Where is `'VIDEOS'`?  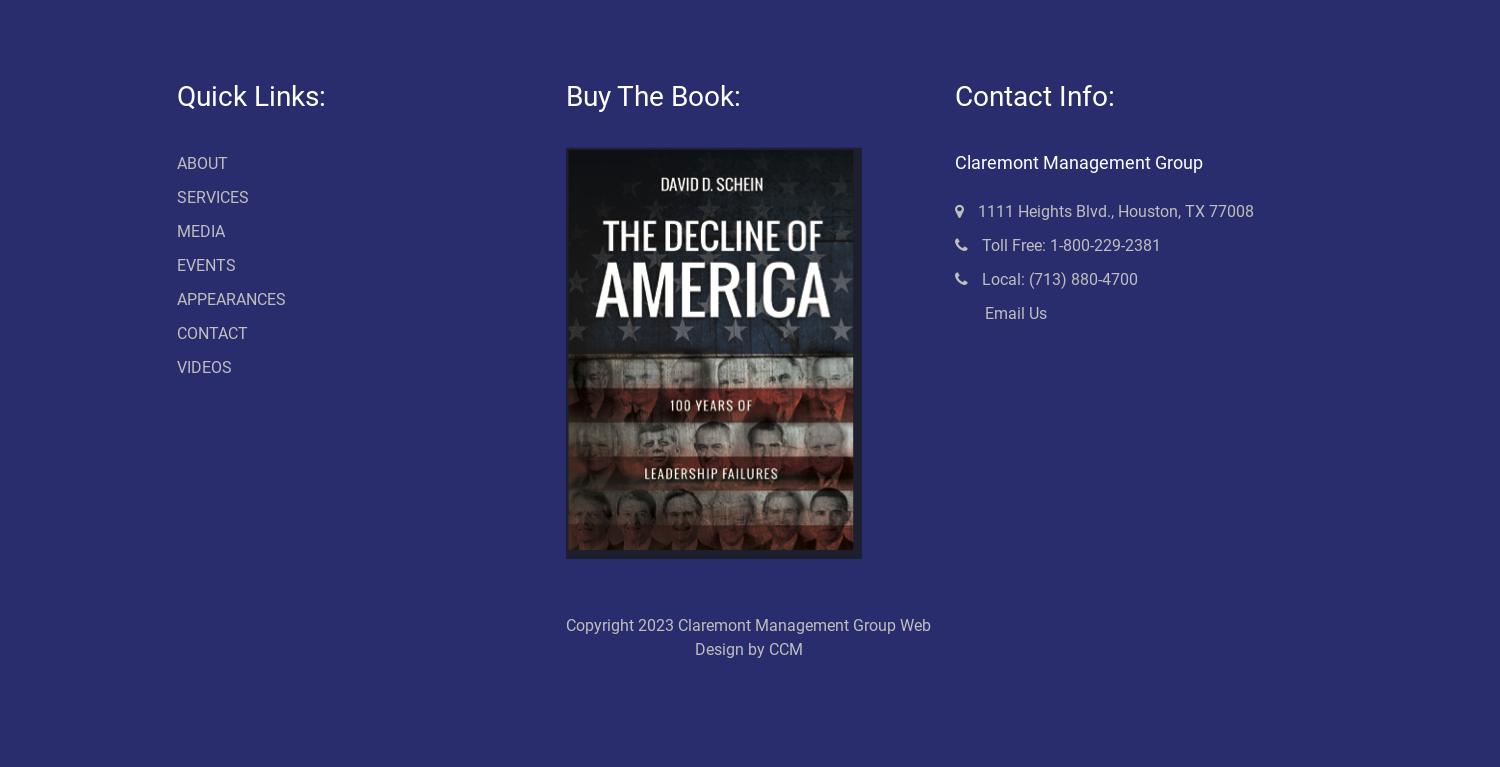
'VIDEOS' is located at coordinates (202, 366).